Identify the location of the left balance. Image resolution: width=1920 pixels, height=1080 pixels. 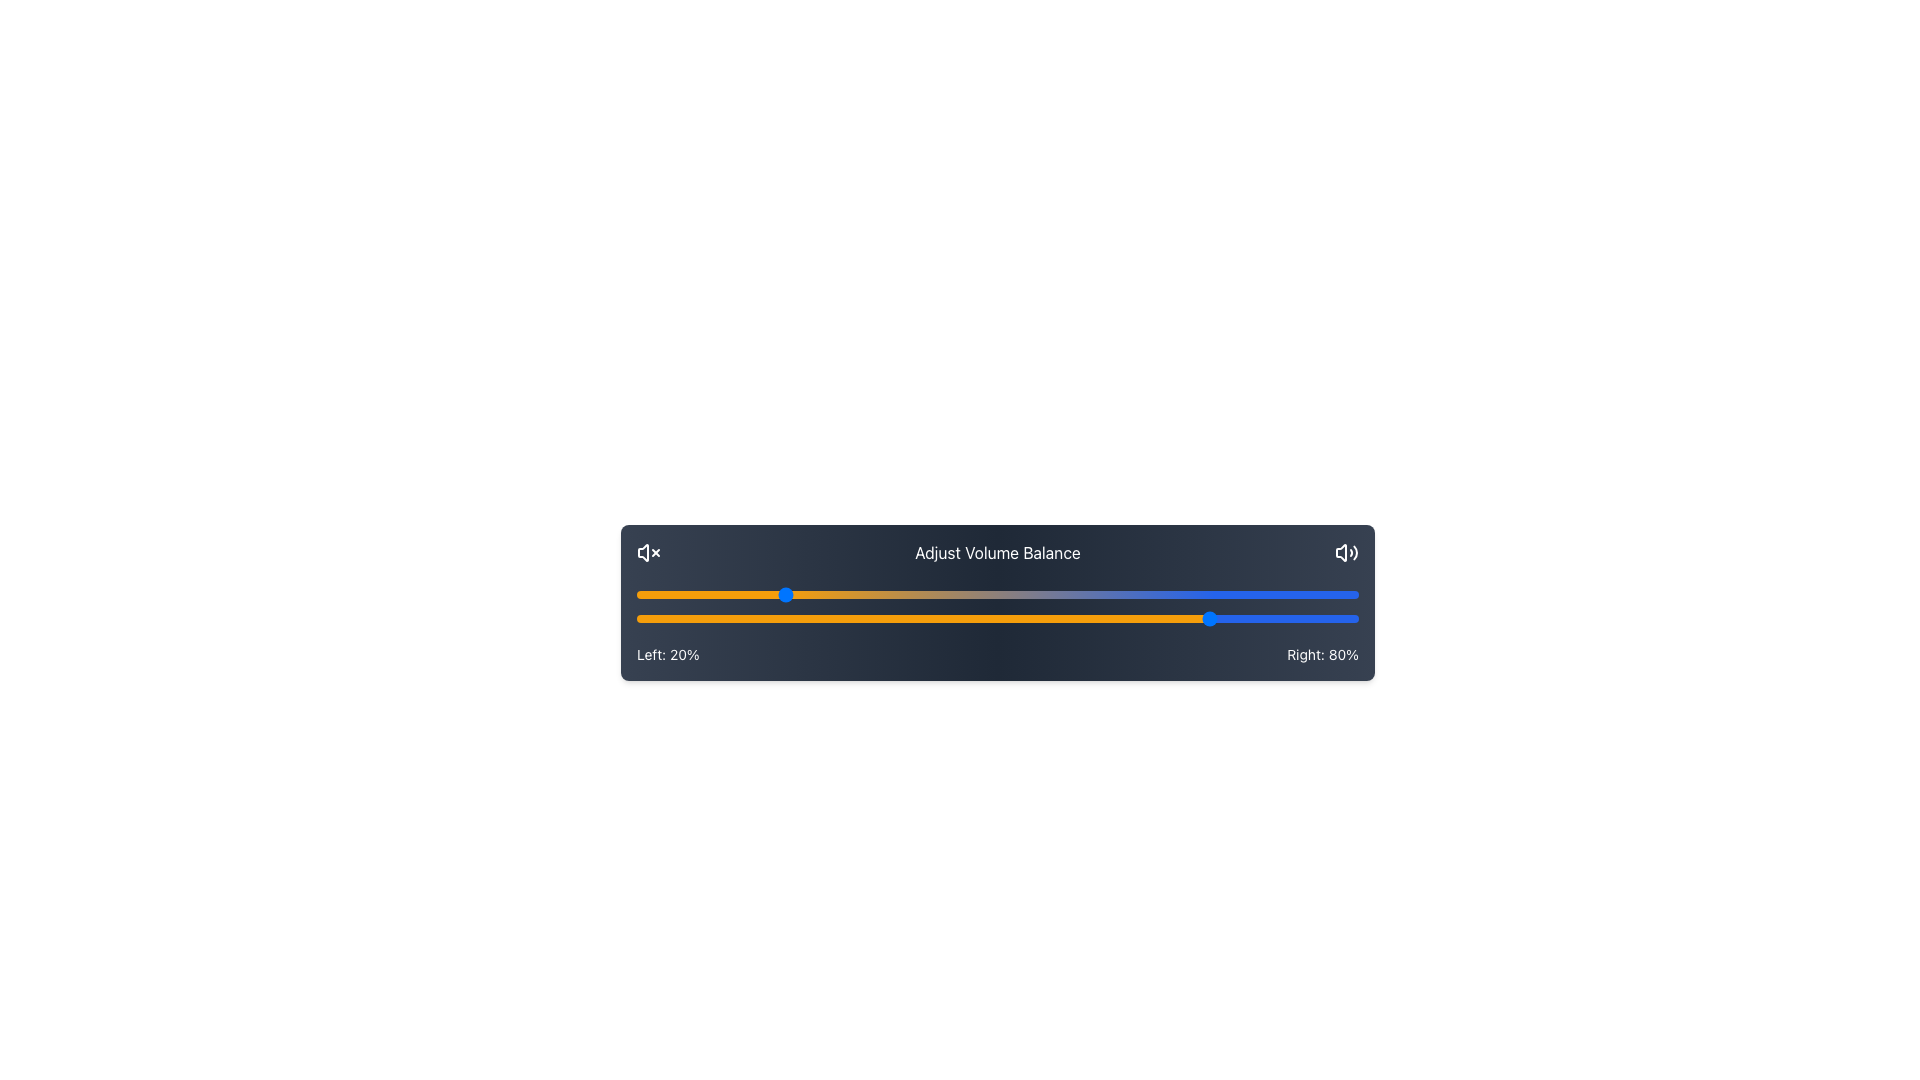
(744, 593).